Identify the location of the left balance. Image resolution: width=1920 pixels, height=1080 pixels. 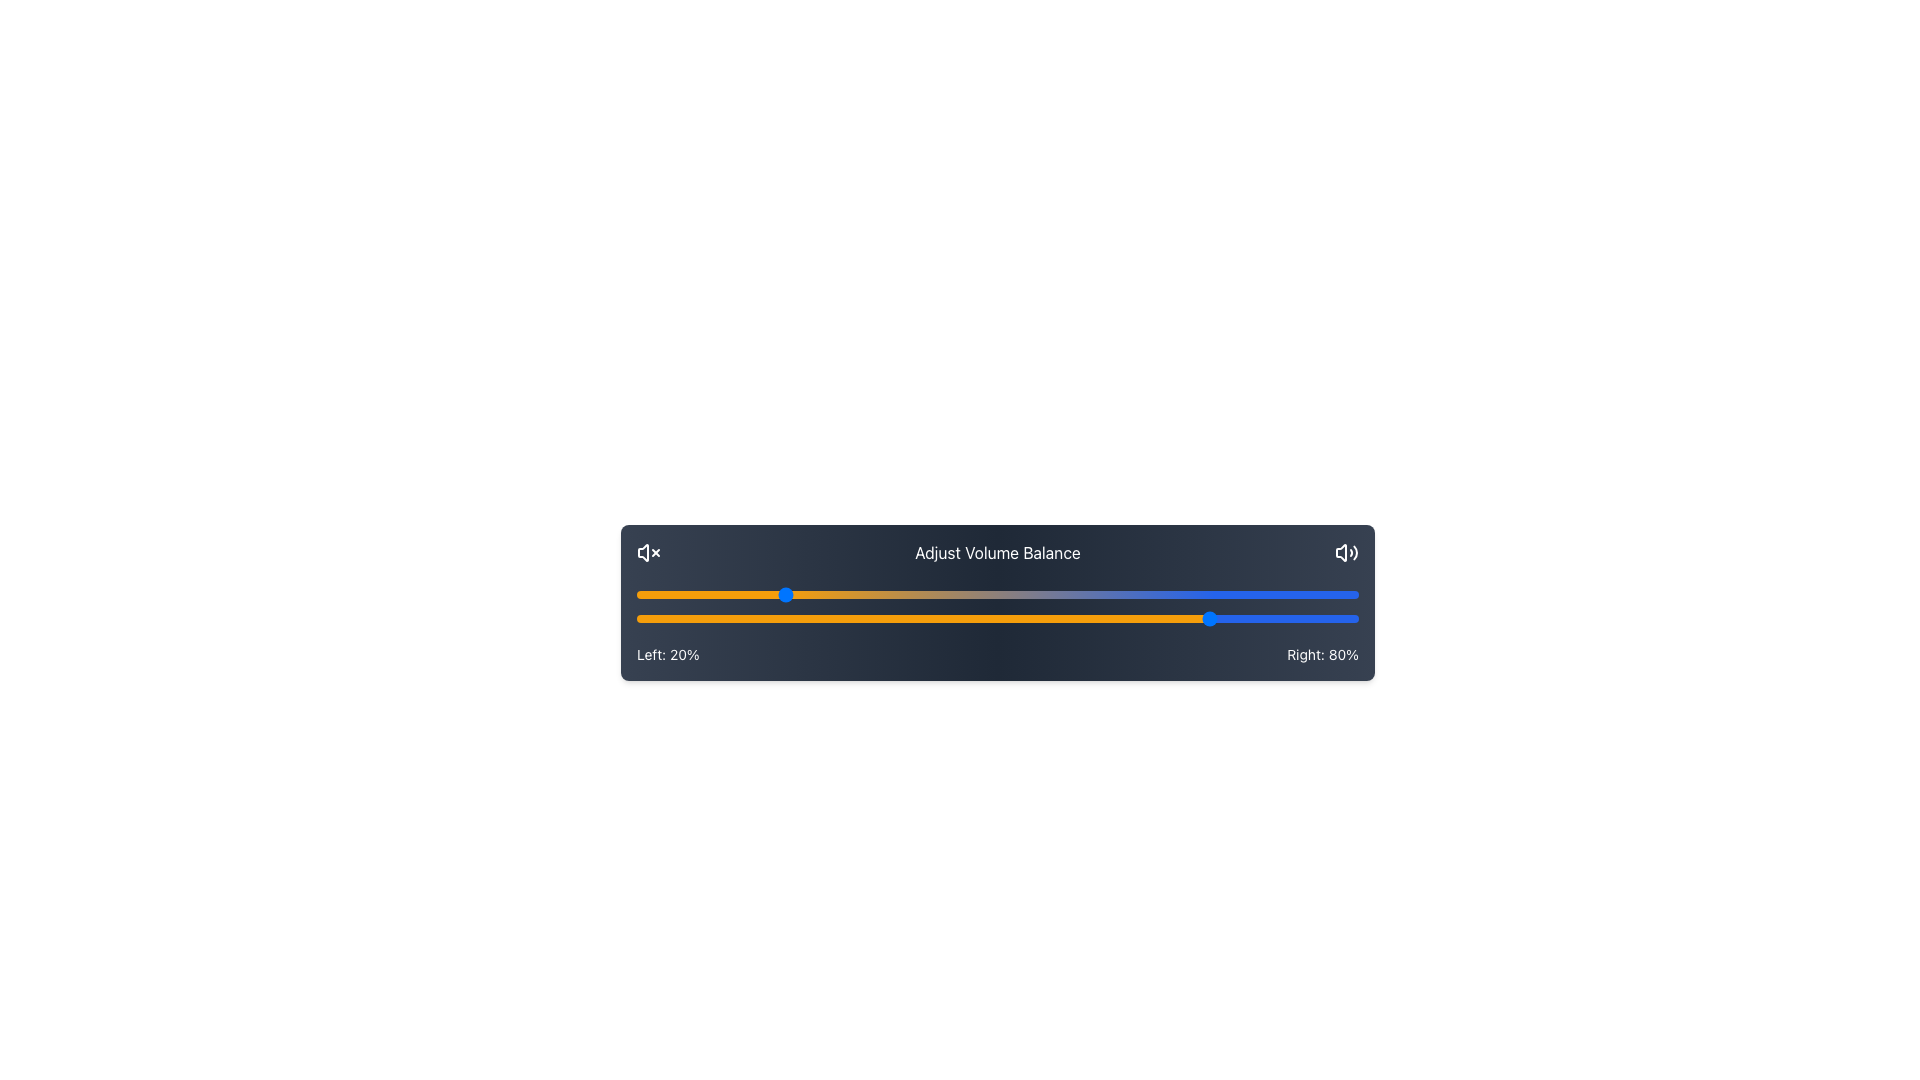
(744, 593).